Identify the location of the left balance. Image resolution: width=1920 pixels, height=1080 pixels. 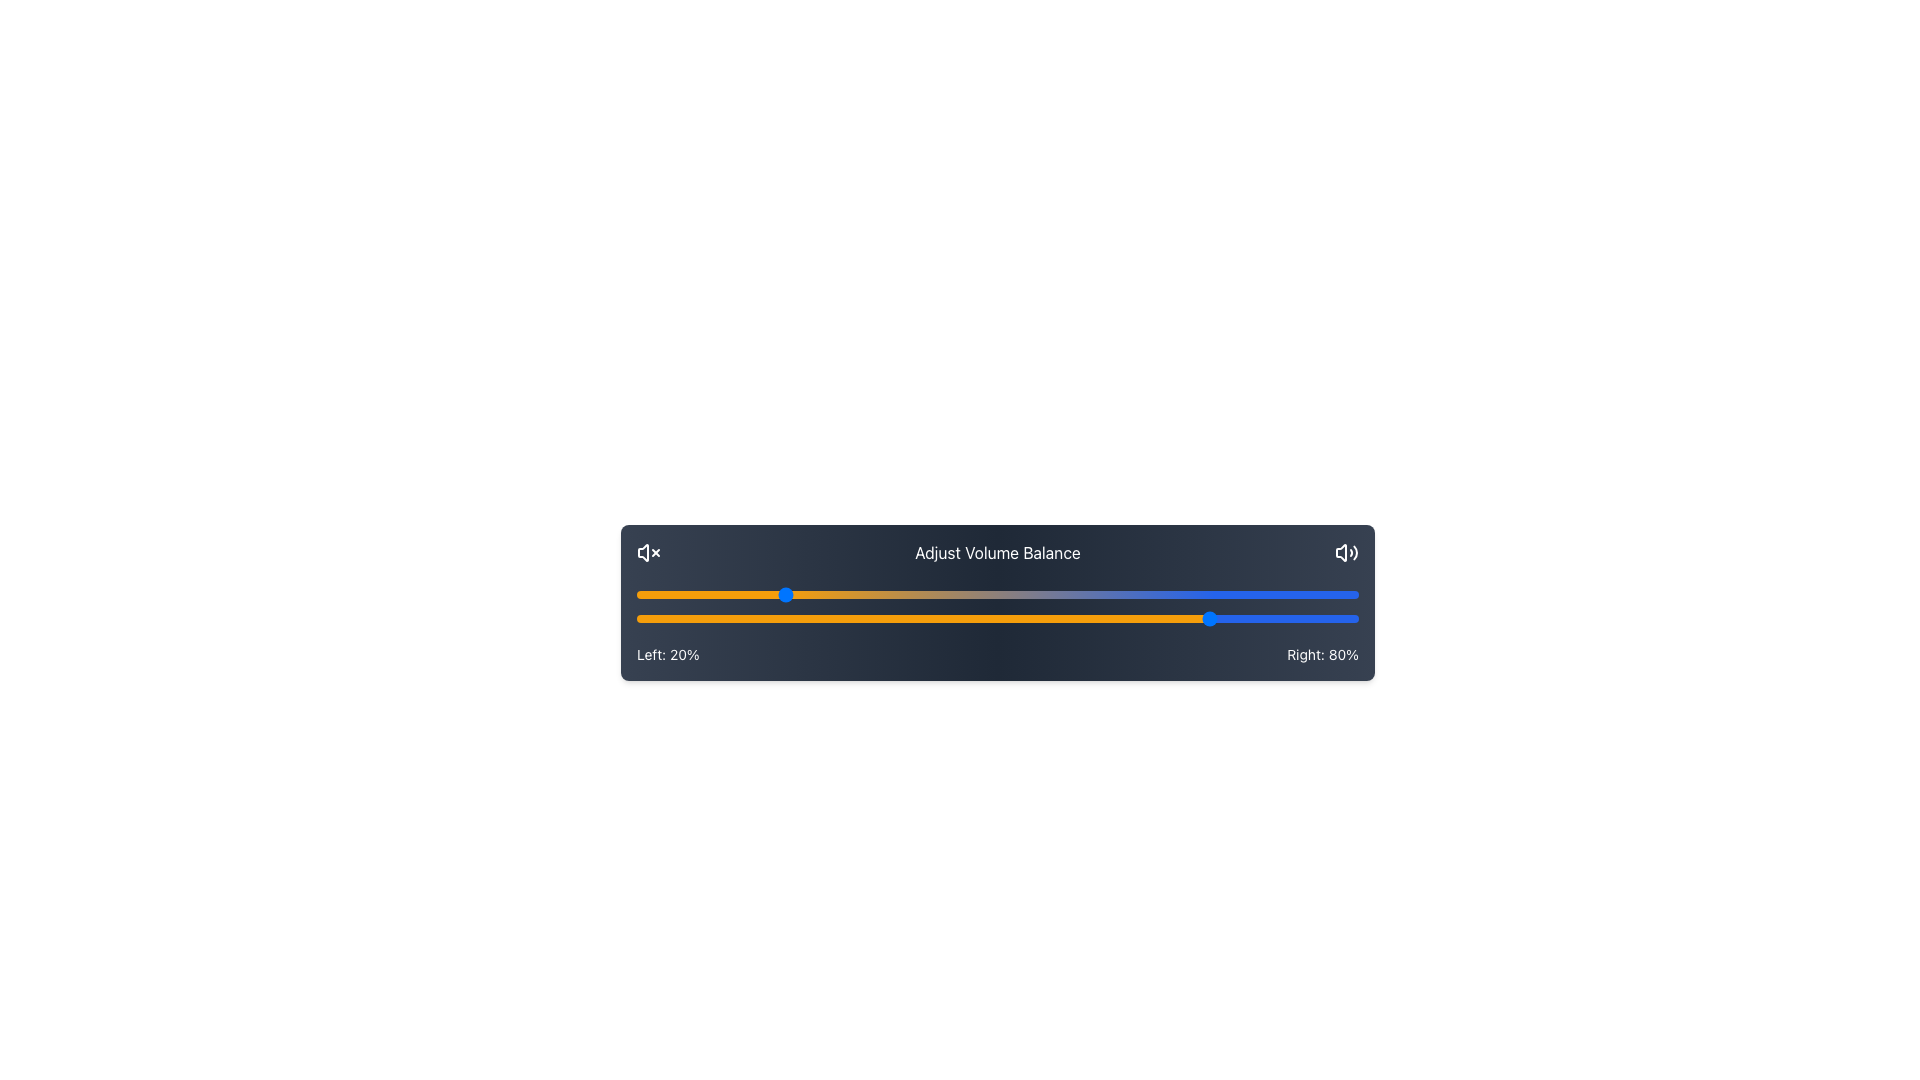
(744, 593).